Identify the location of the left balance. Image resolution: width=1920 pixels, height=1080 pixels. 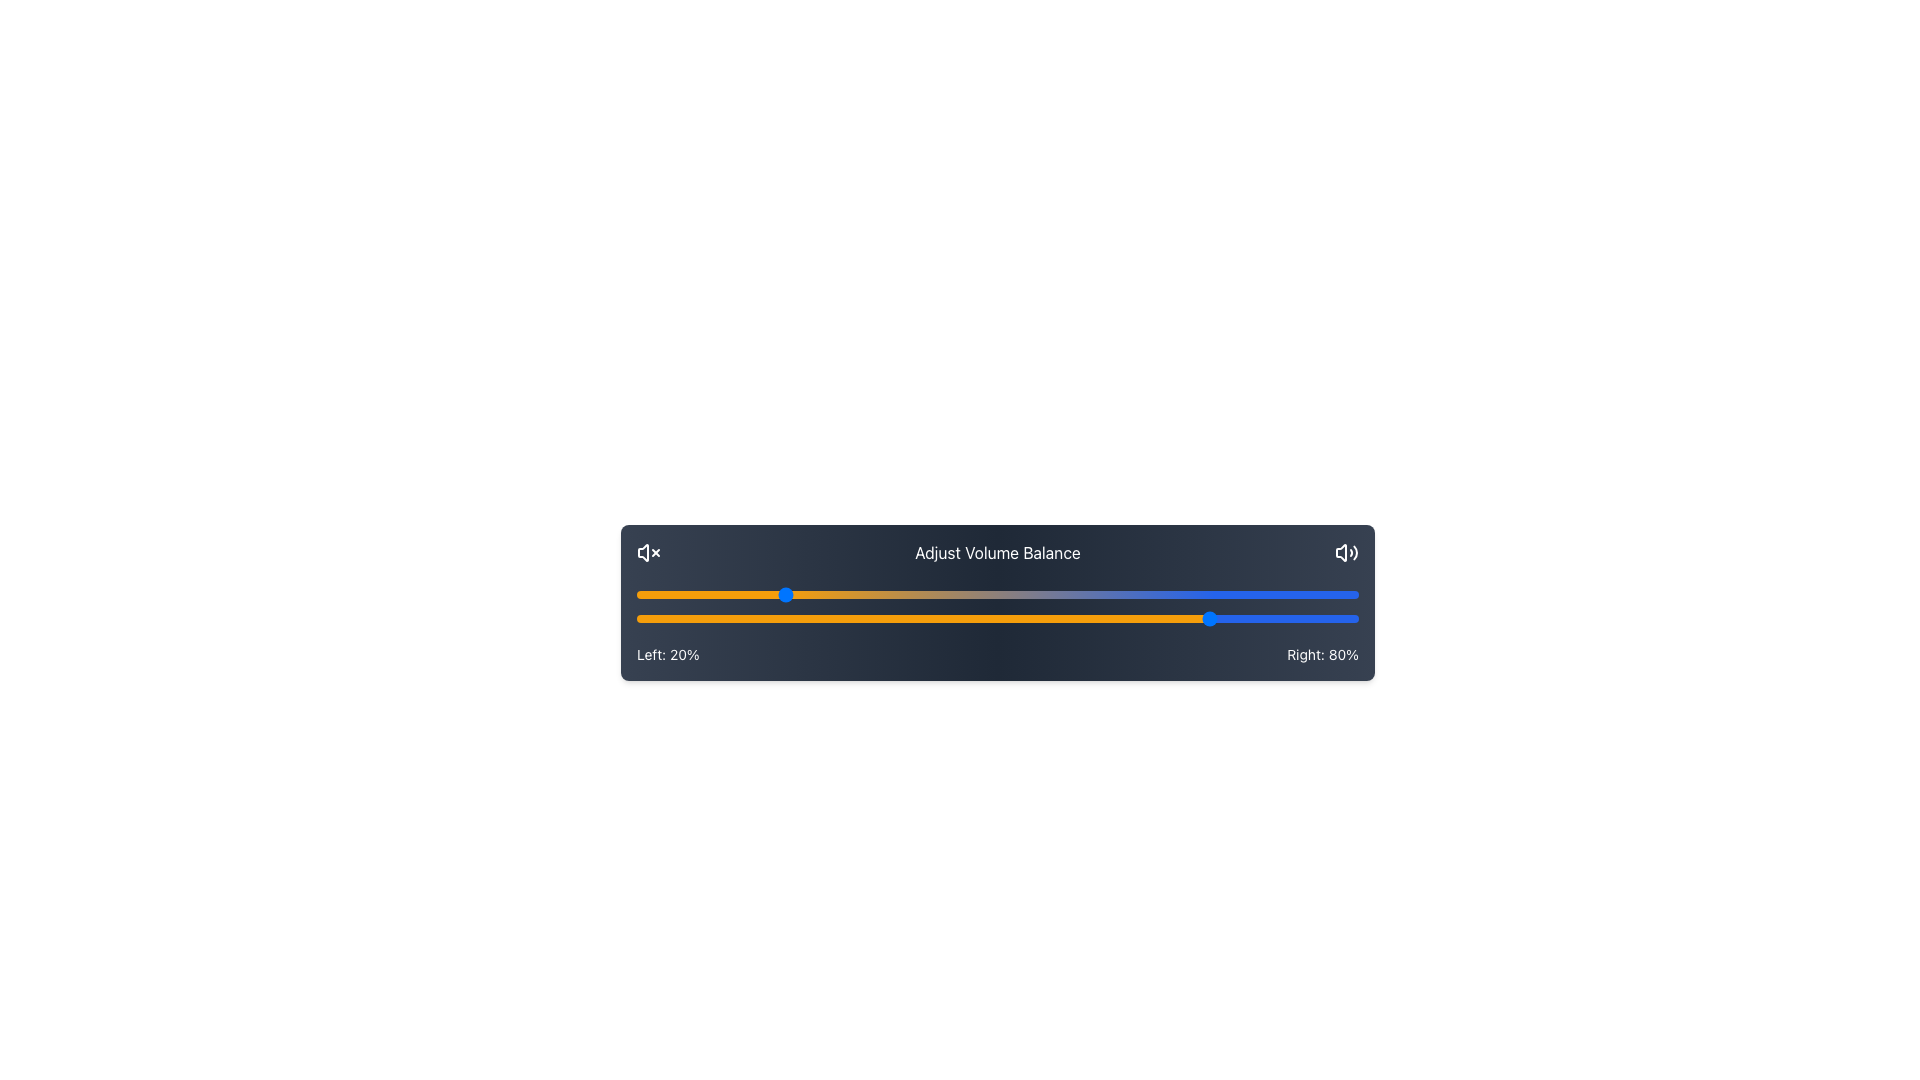
(744, 593).